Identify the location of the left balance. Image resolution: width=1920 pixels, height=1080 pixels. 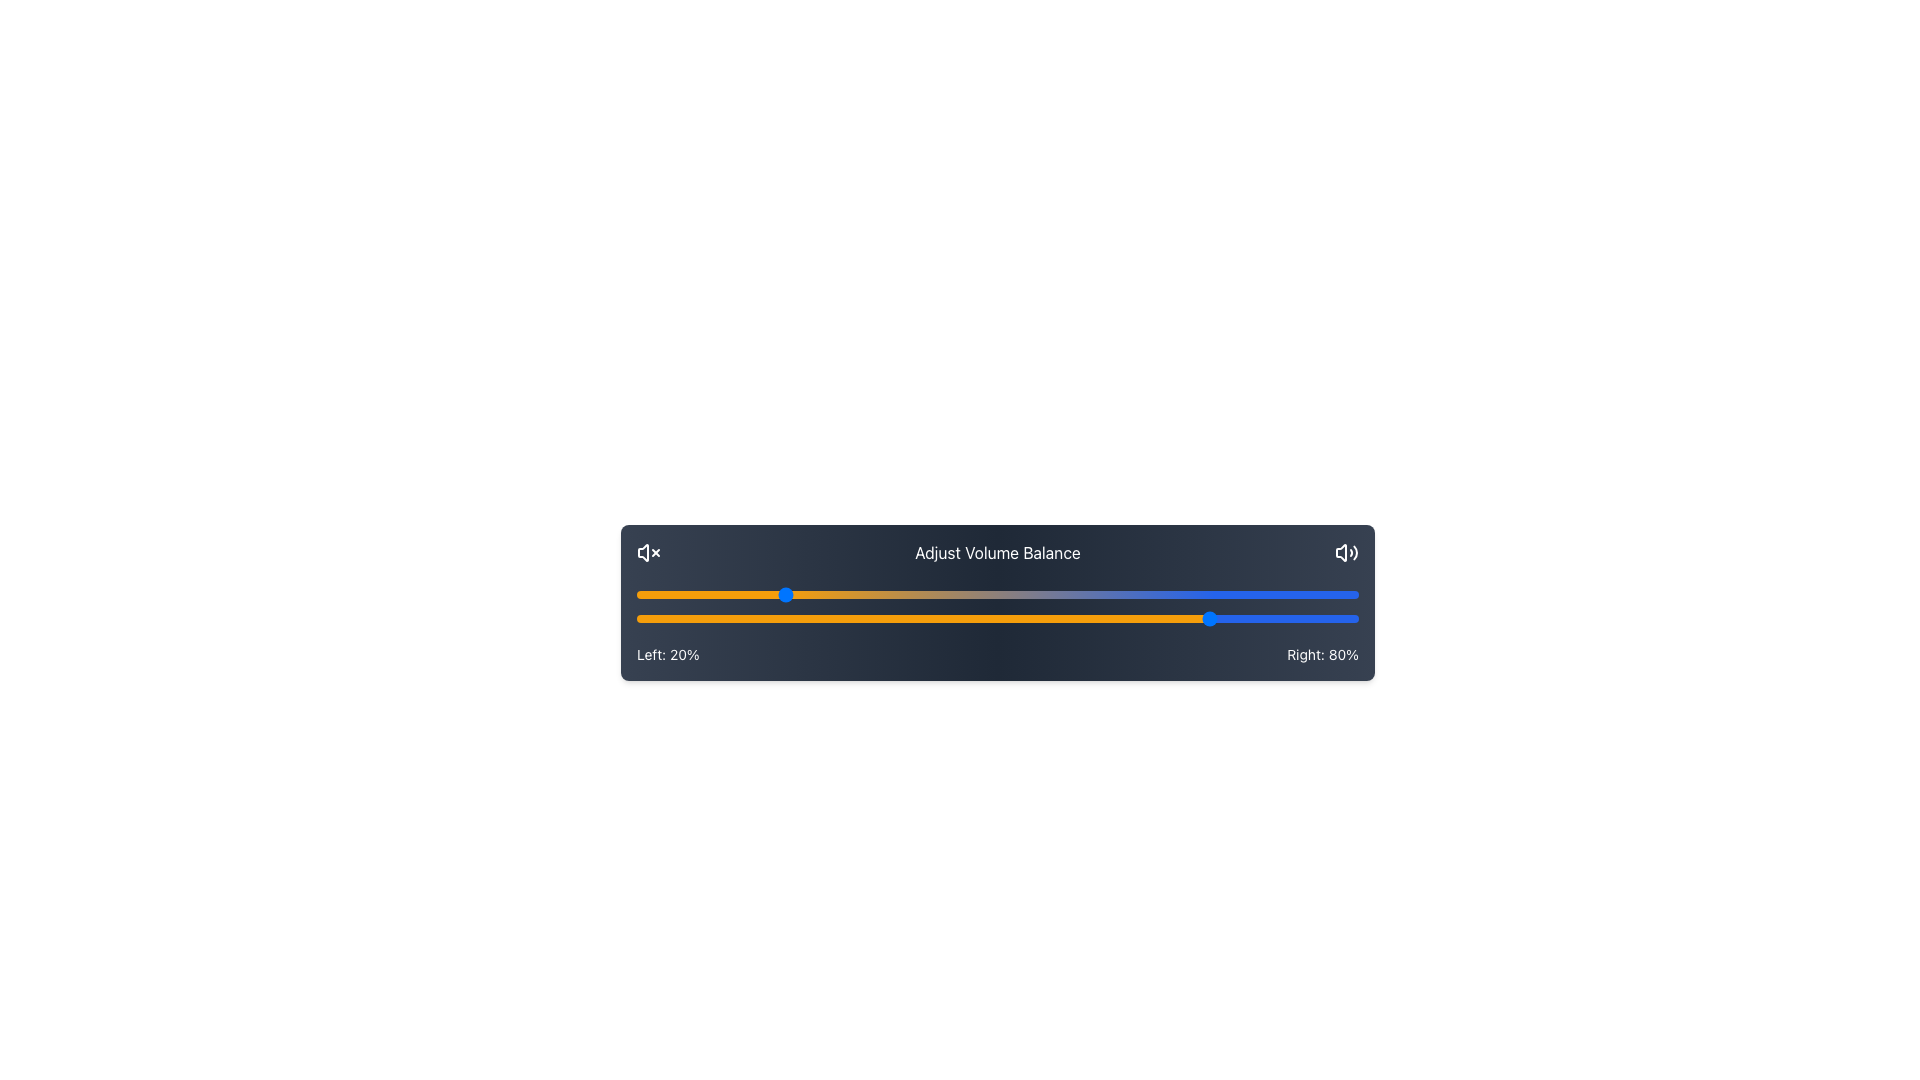
(744, 593).